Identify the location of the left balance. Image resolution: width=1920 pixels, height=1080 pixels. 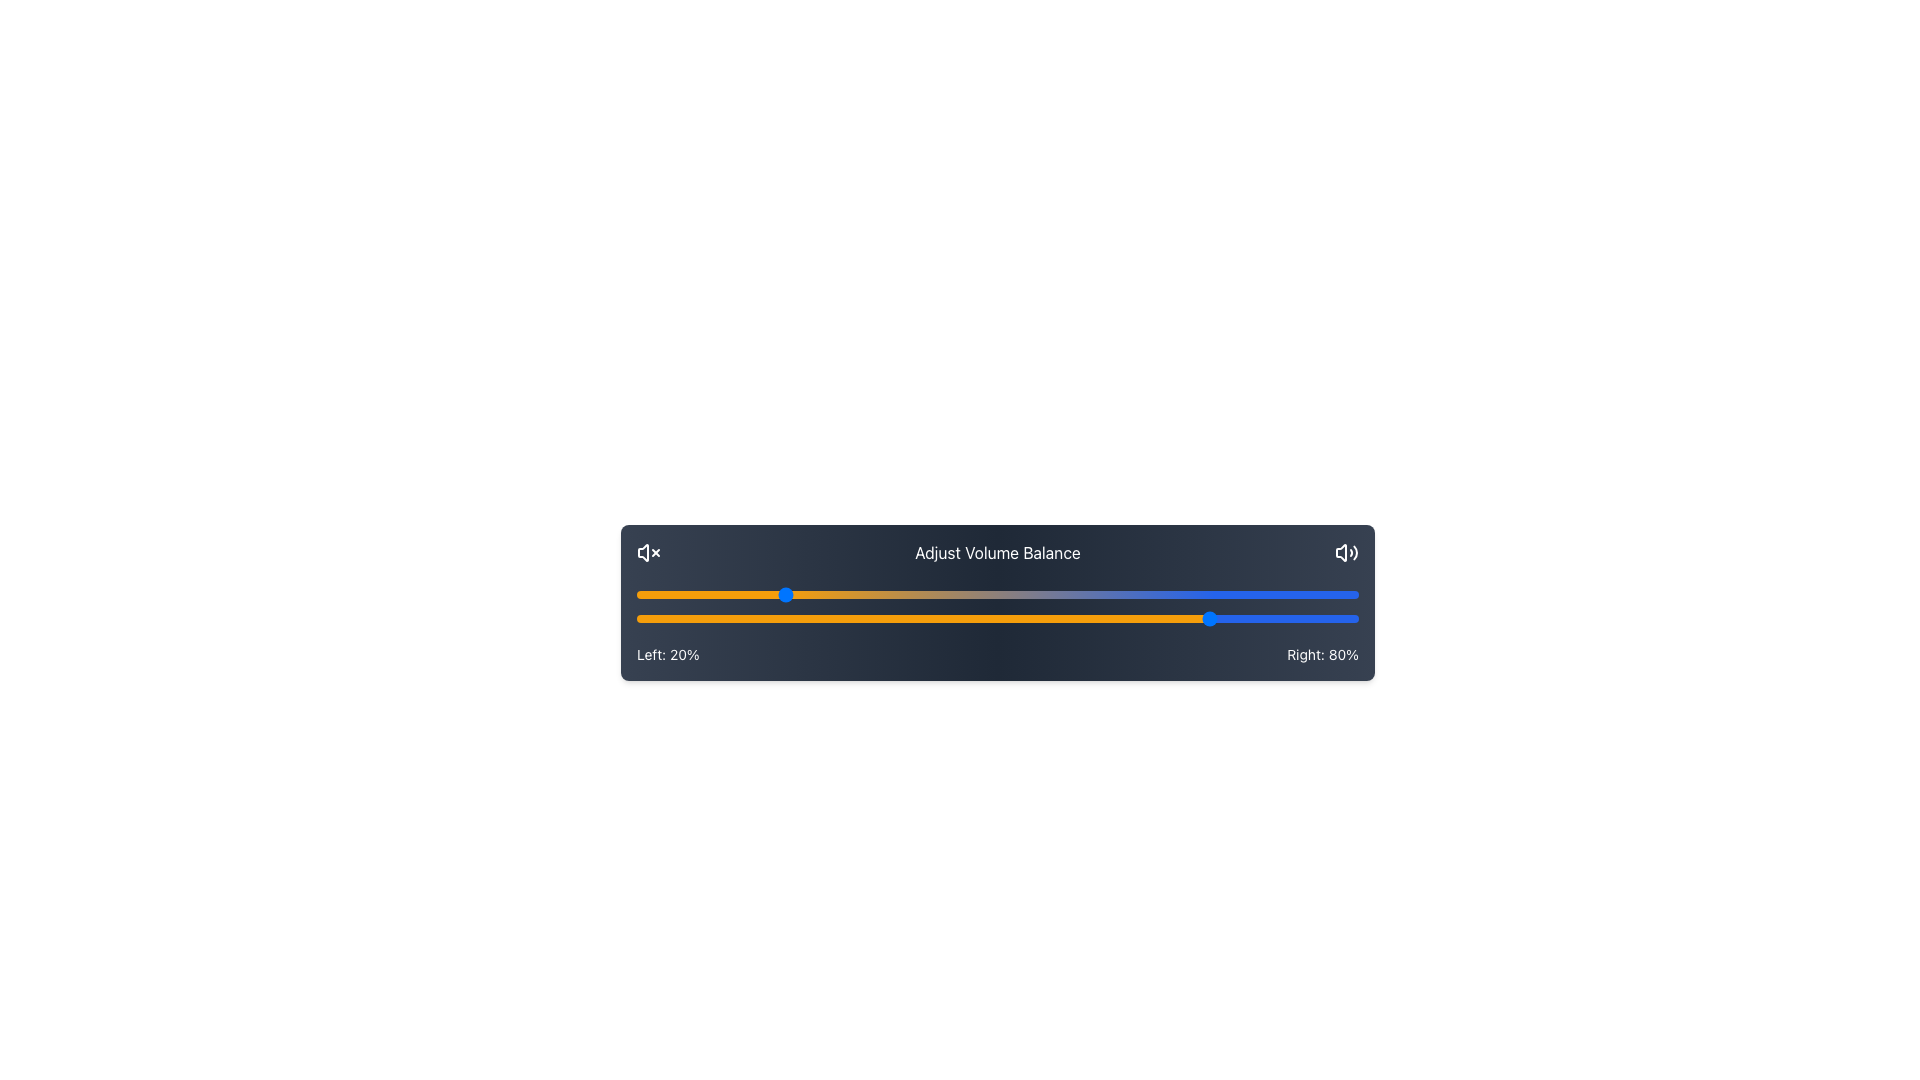
(744, 593).